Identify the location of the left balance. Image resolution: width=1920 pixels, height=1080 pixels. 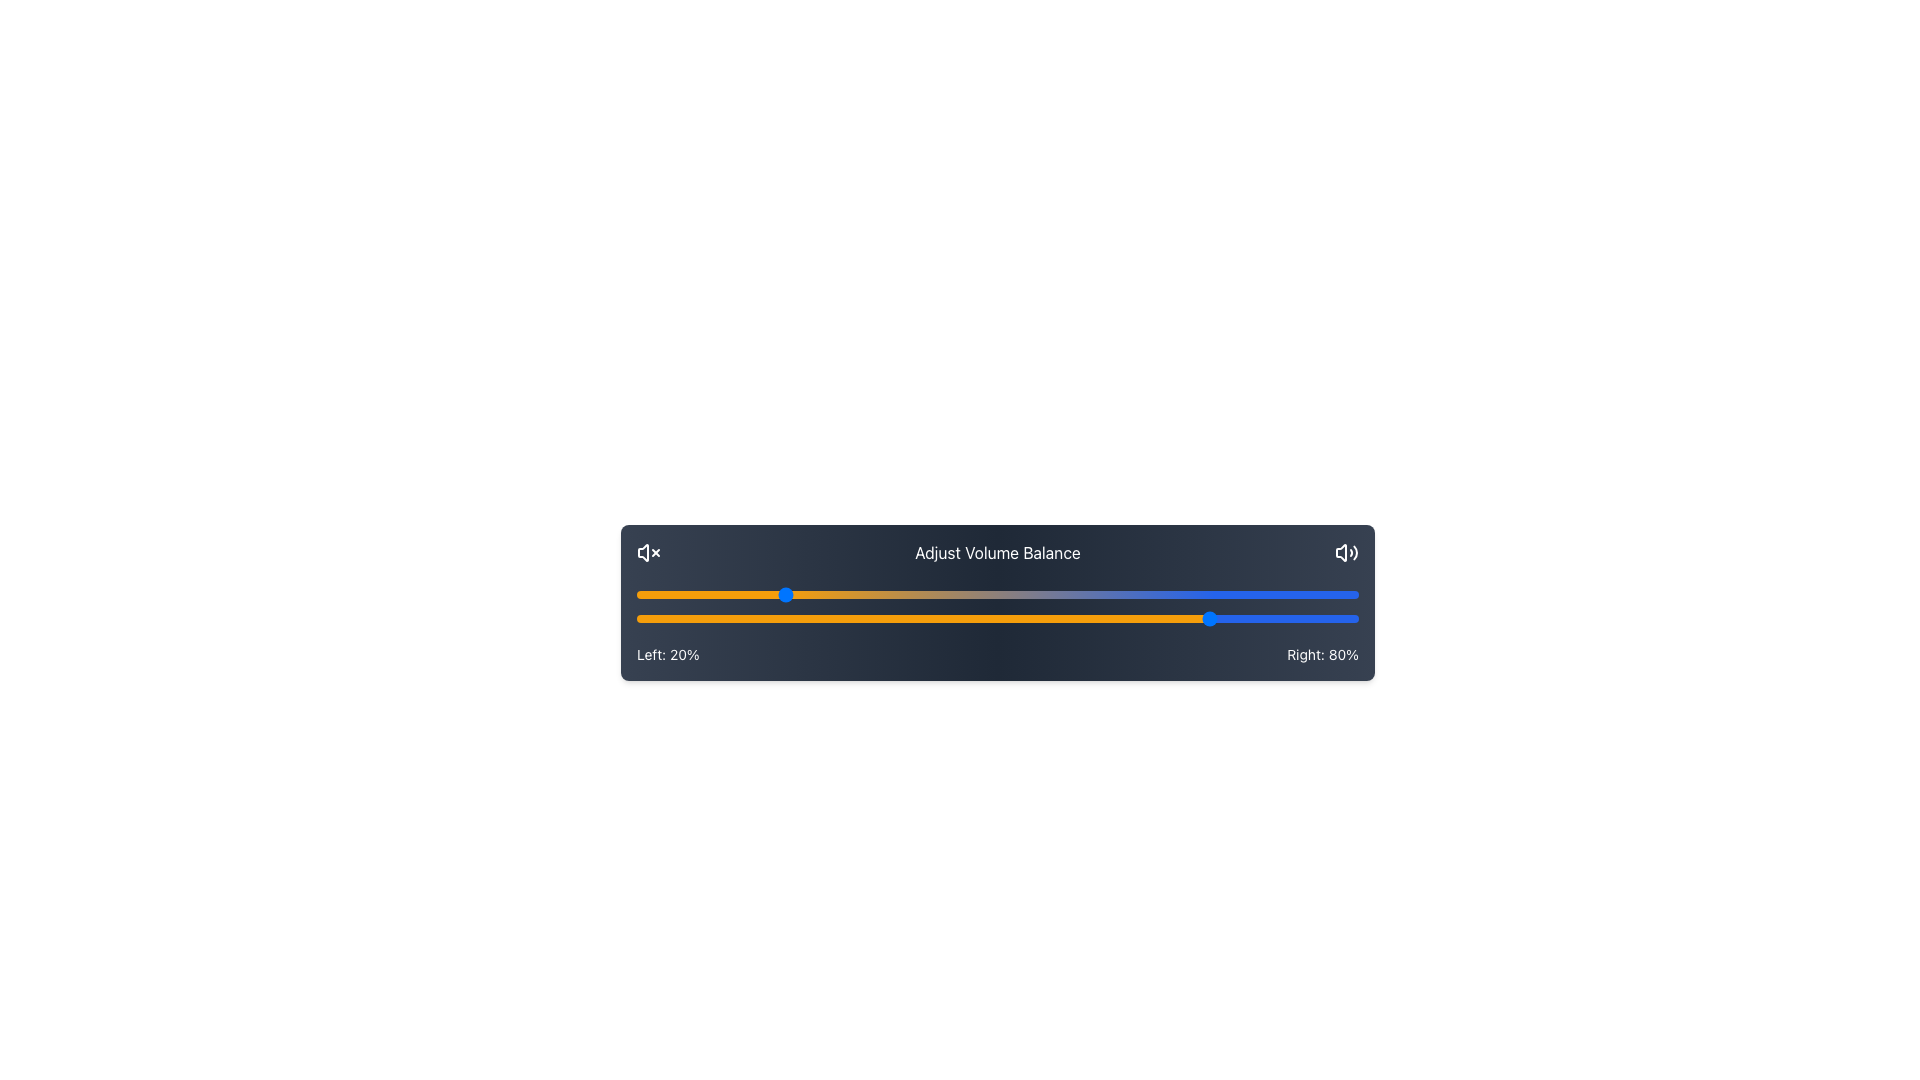
(744, 593).